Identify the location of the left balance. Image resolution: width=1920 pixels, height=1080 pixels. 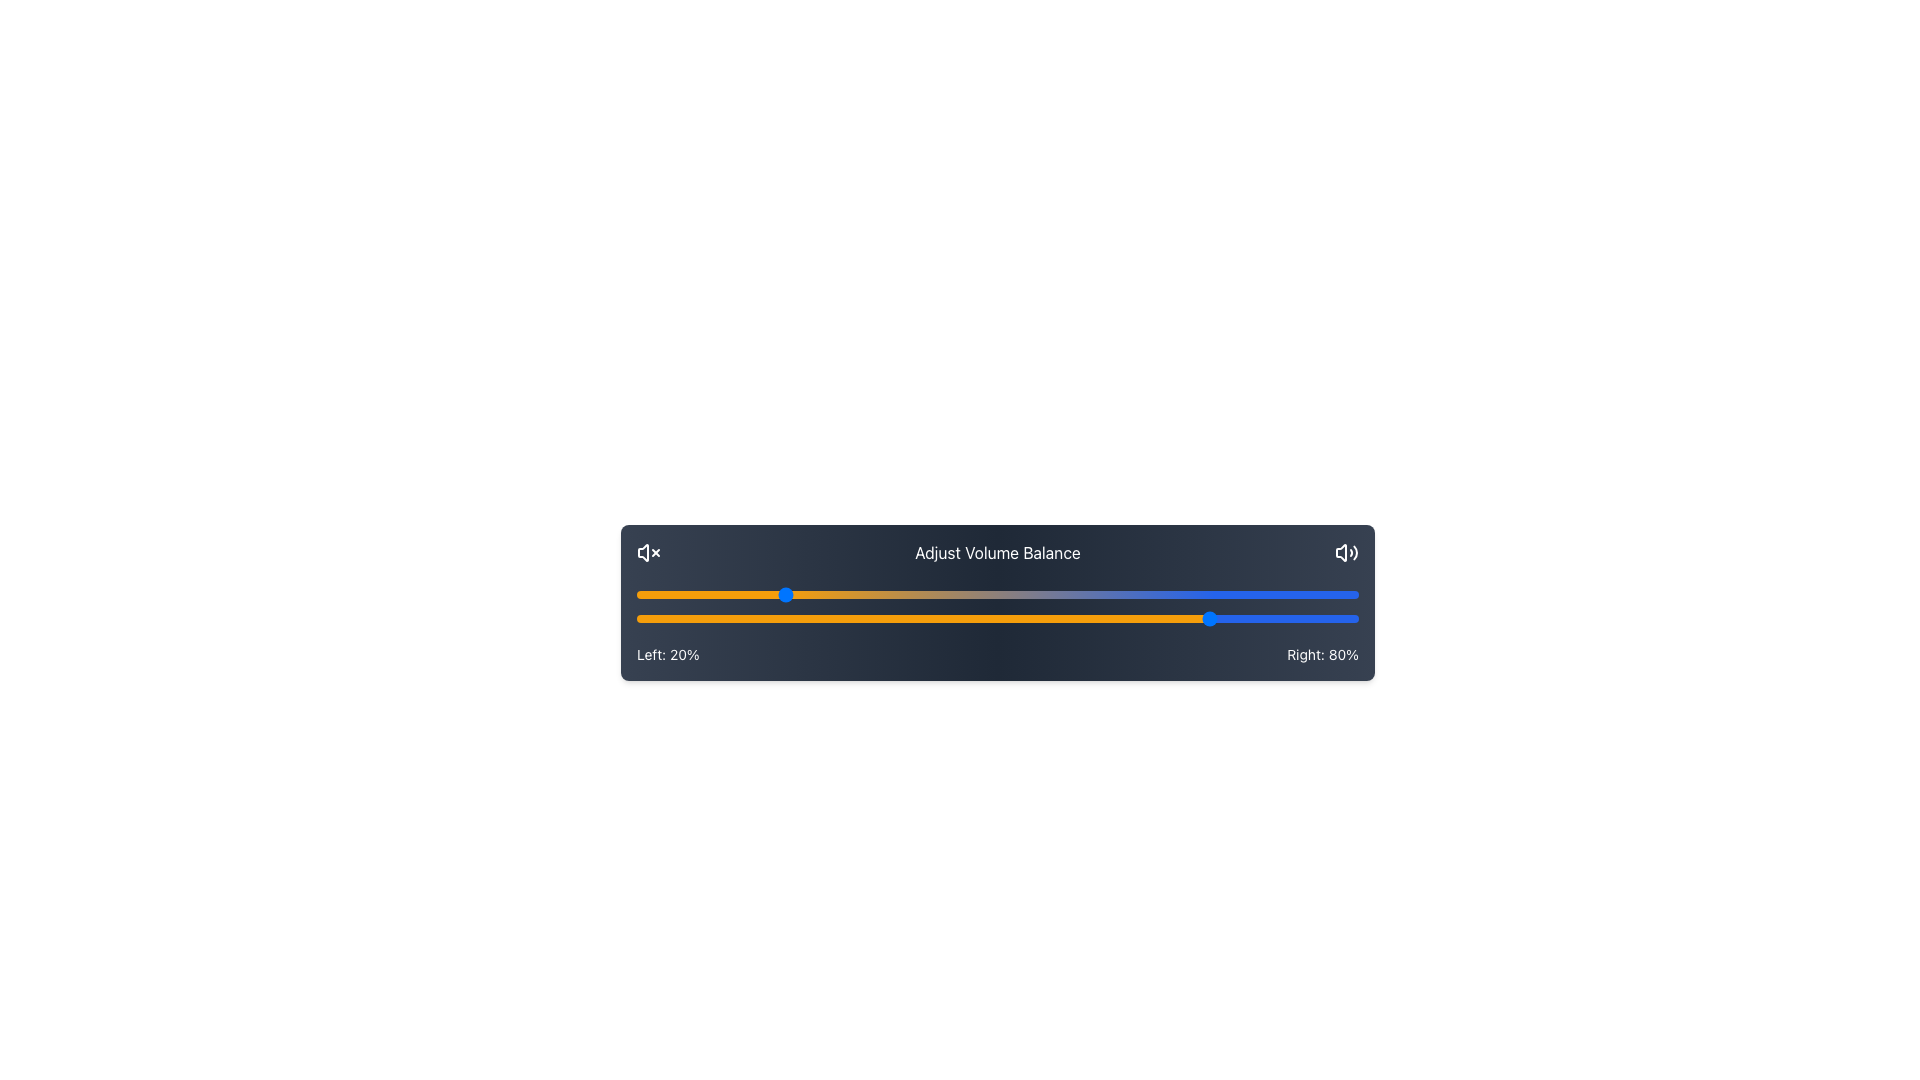
(744, 593).